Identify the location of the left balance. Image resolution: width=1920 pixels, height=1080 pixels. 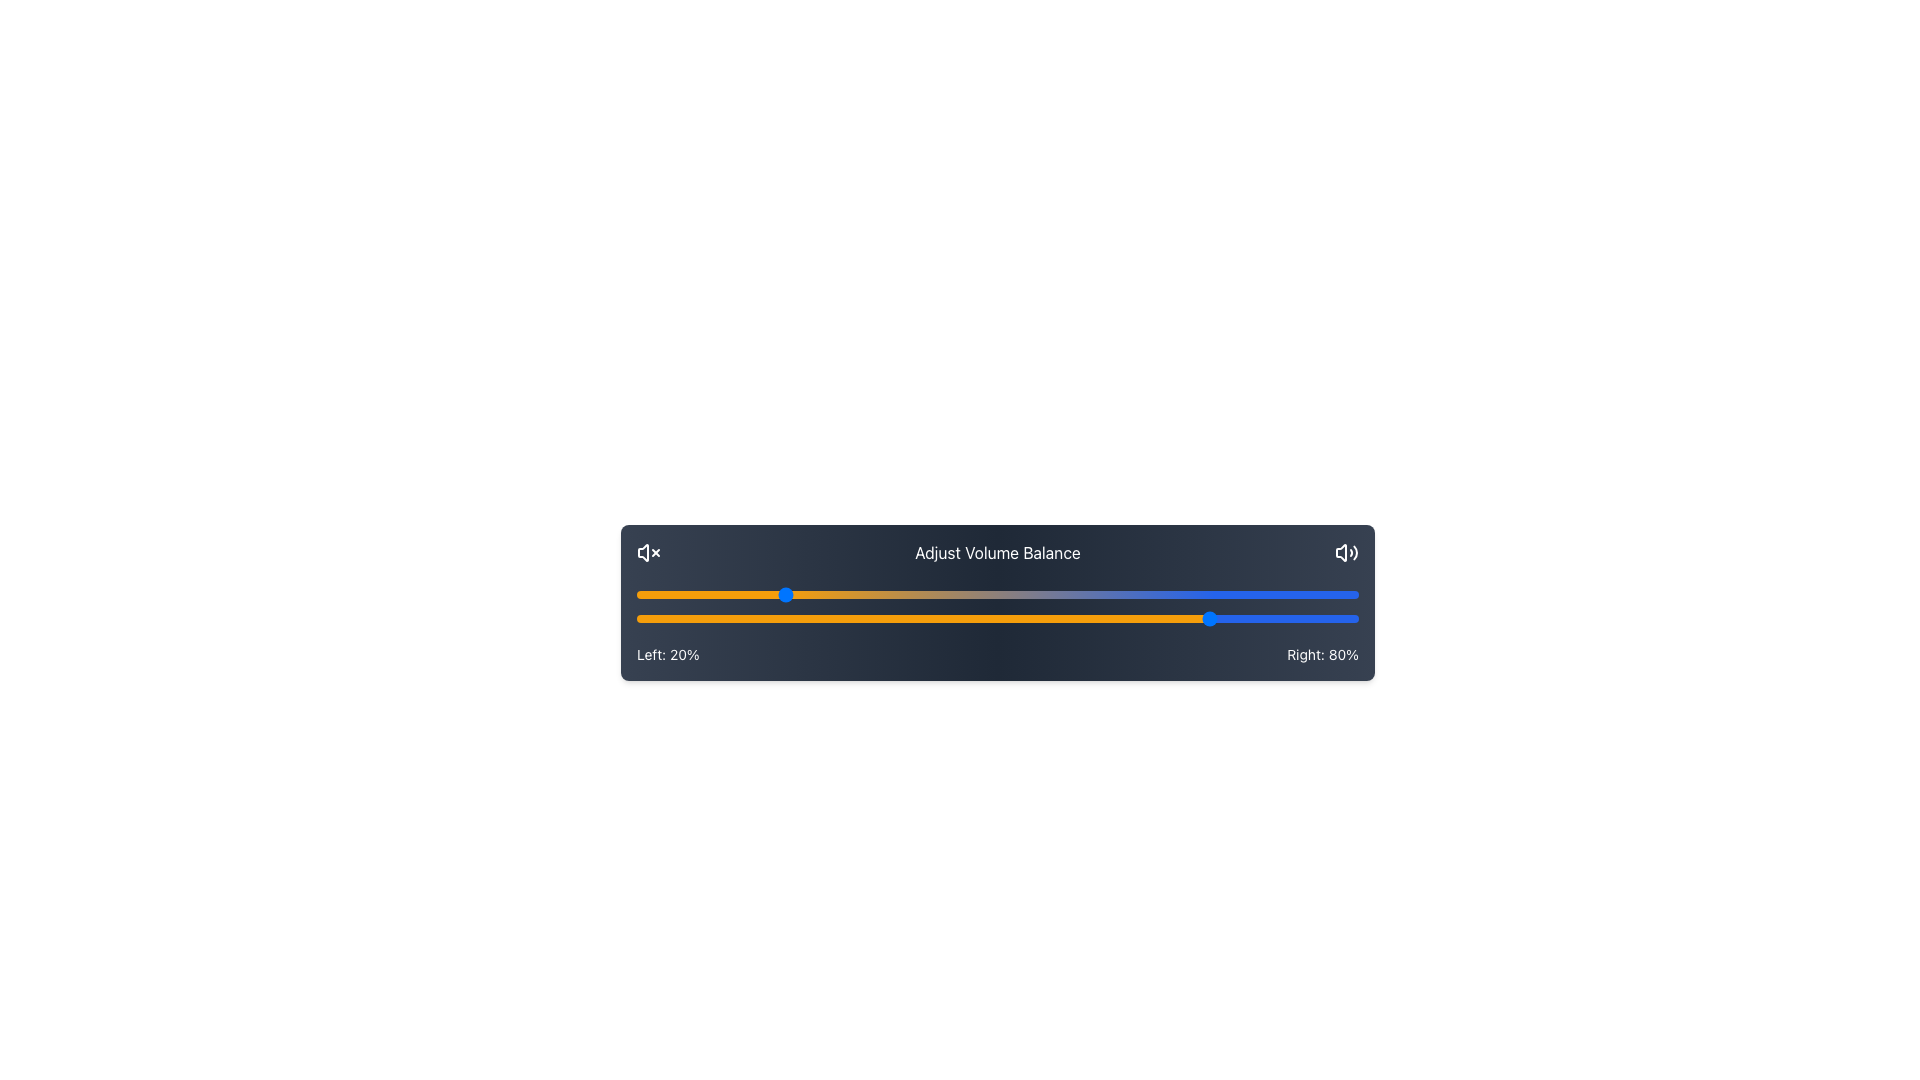
(744, 593).